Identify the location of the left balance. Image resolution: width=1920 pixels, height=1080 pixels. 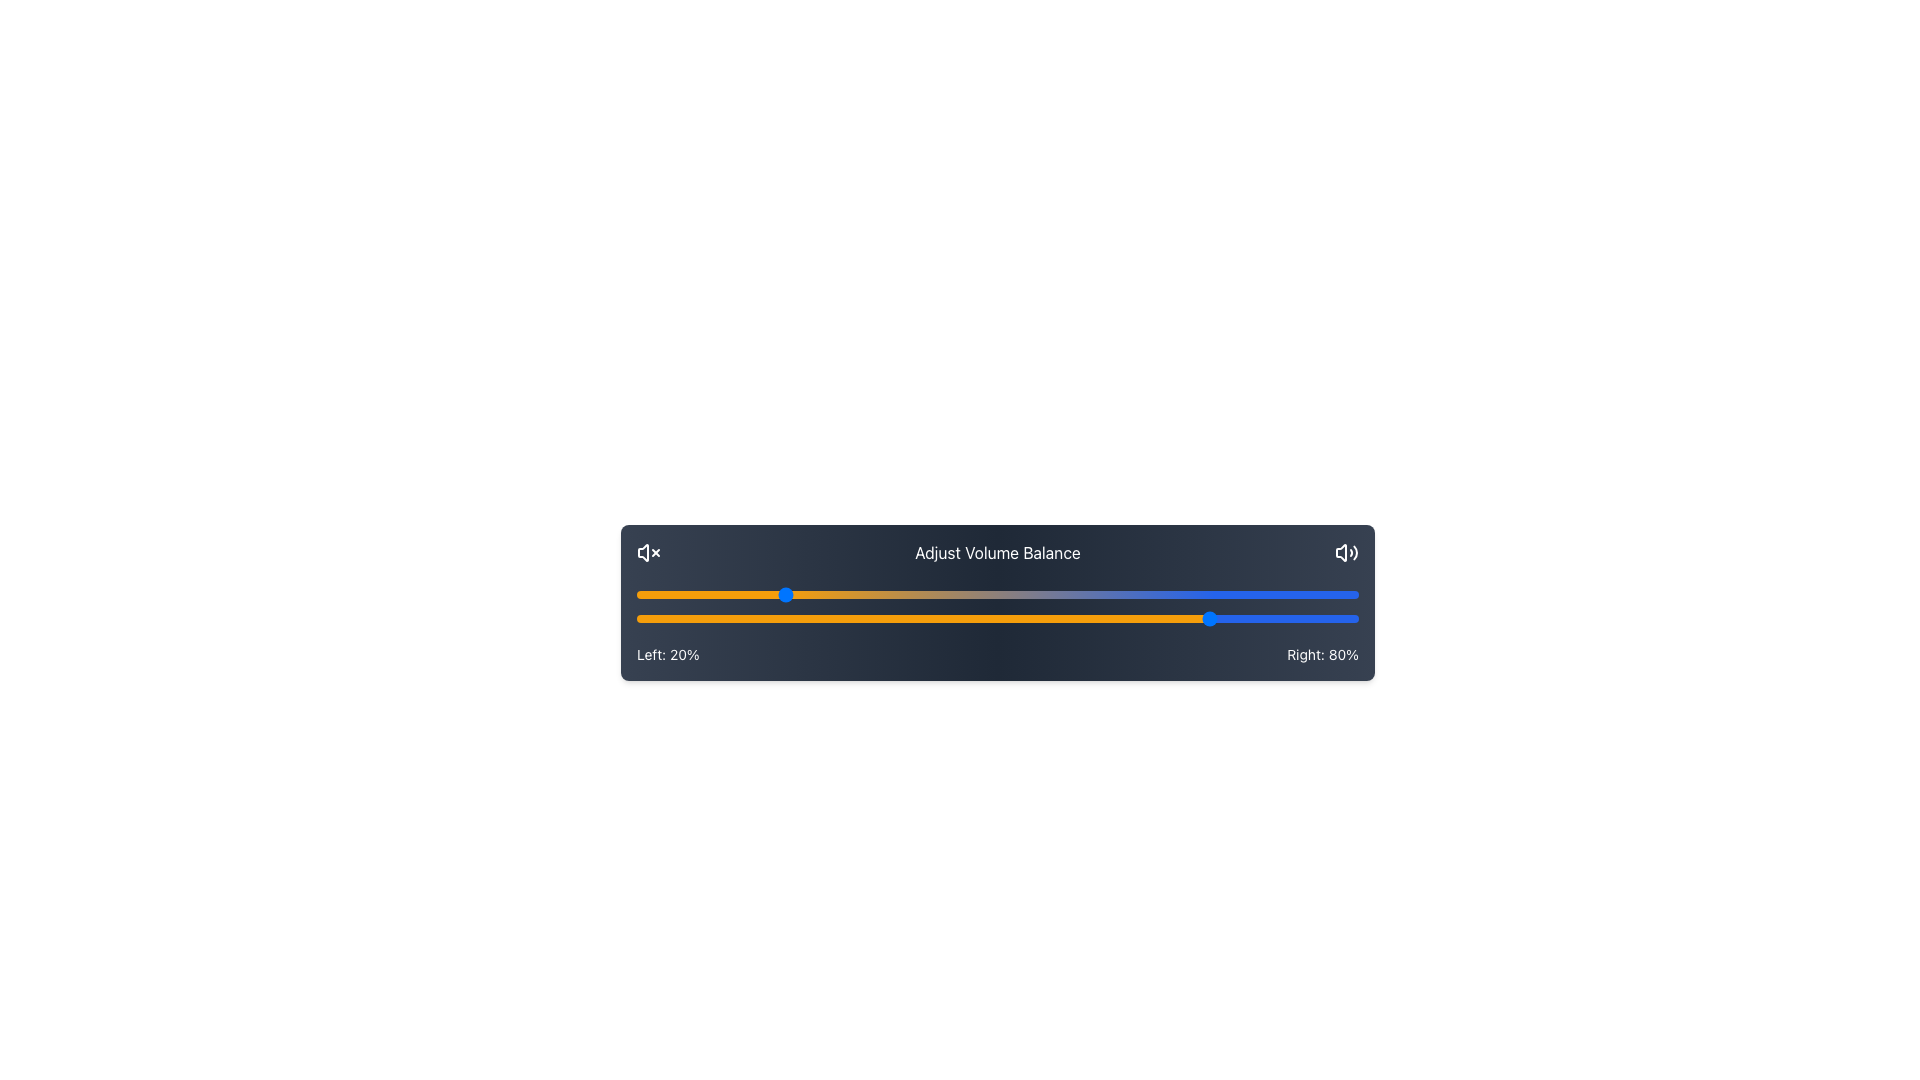
(744, 593).